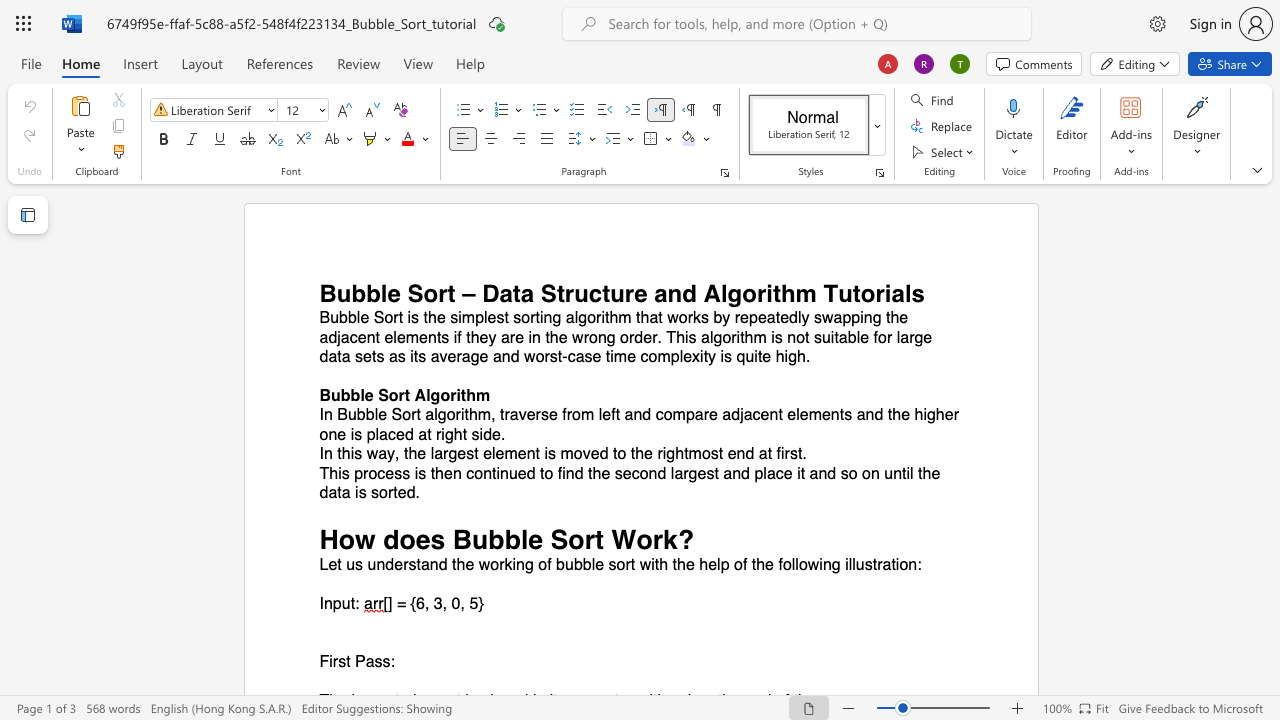 The width and height of the screenshot is (1280, 720). What do you see at coordinates (470, 395) in the screenshot?
I see `the 1th character "h" in the text` at bounding box center [470, 395].